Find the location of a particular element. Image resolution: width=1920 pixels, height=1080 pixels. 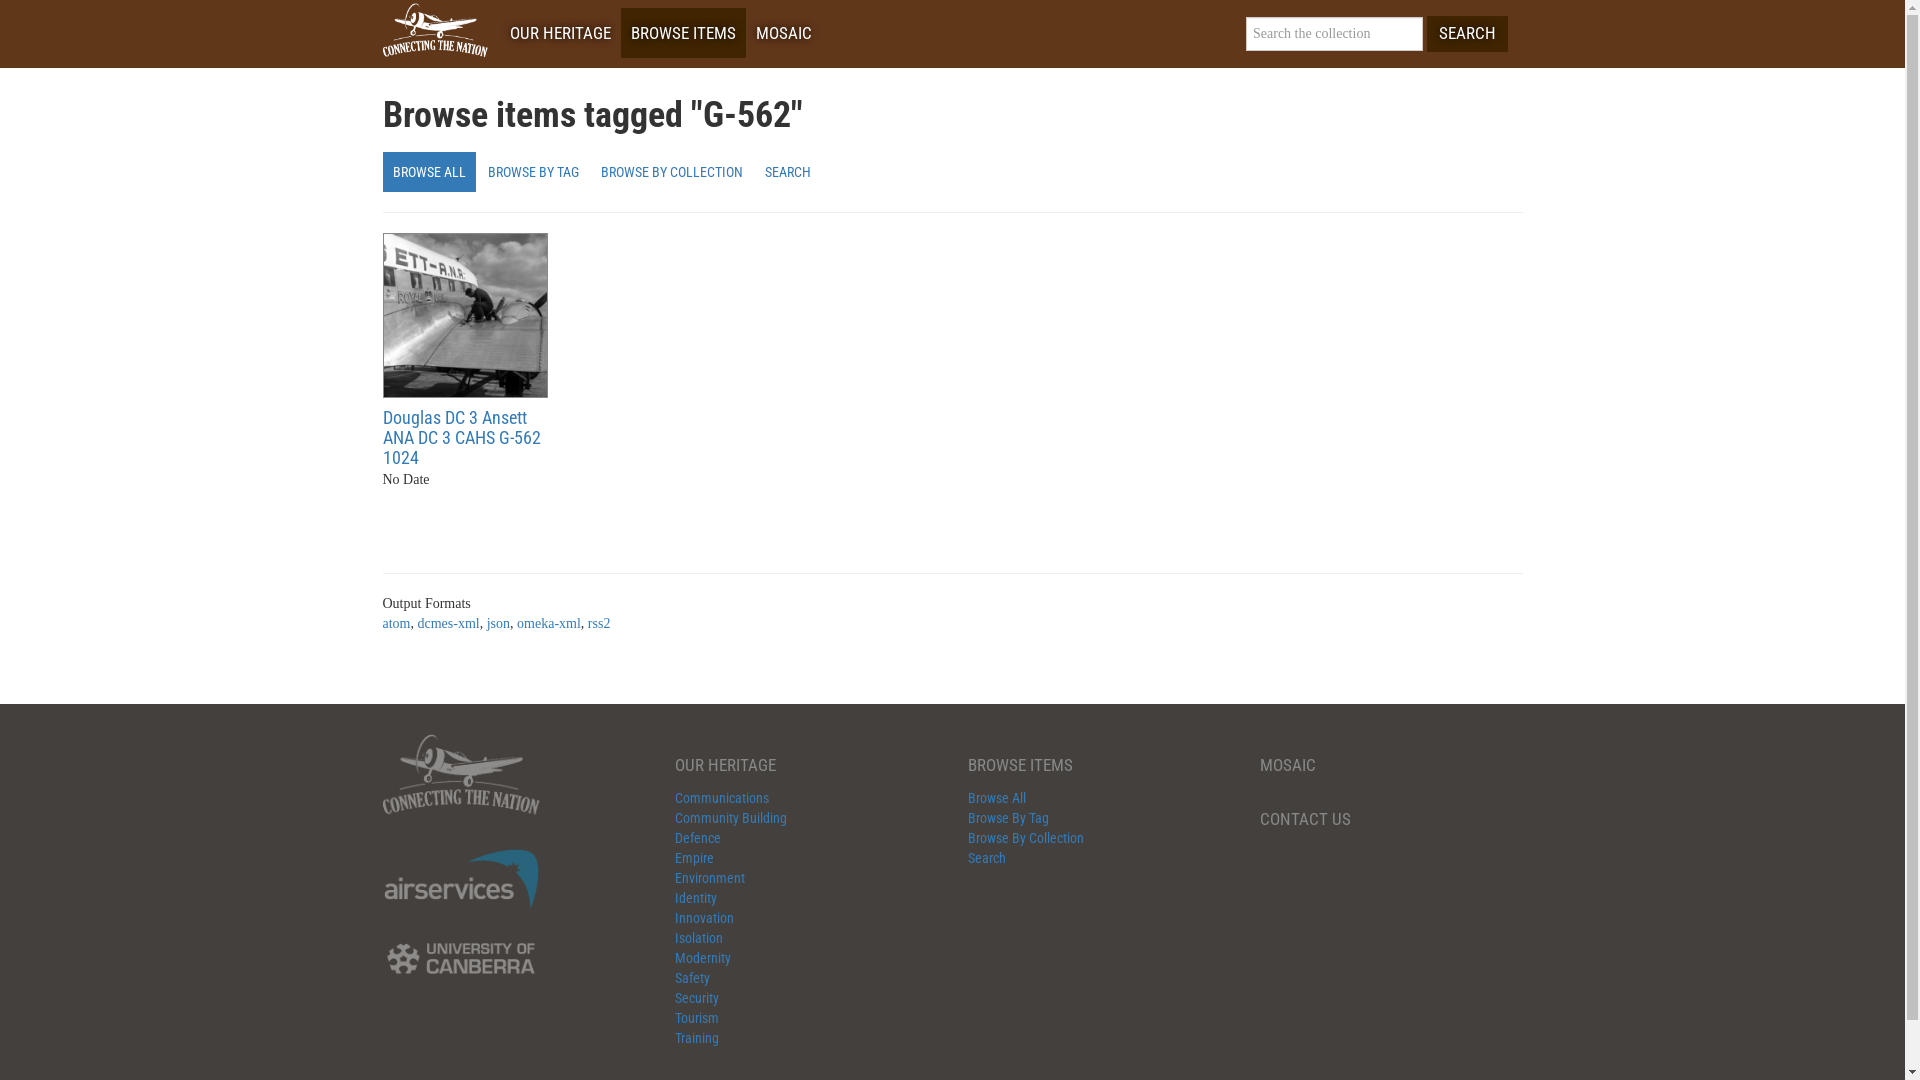

'OUR HERITAGE' is located at coordinates (560, 33).